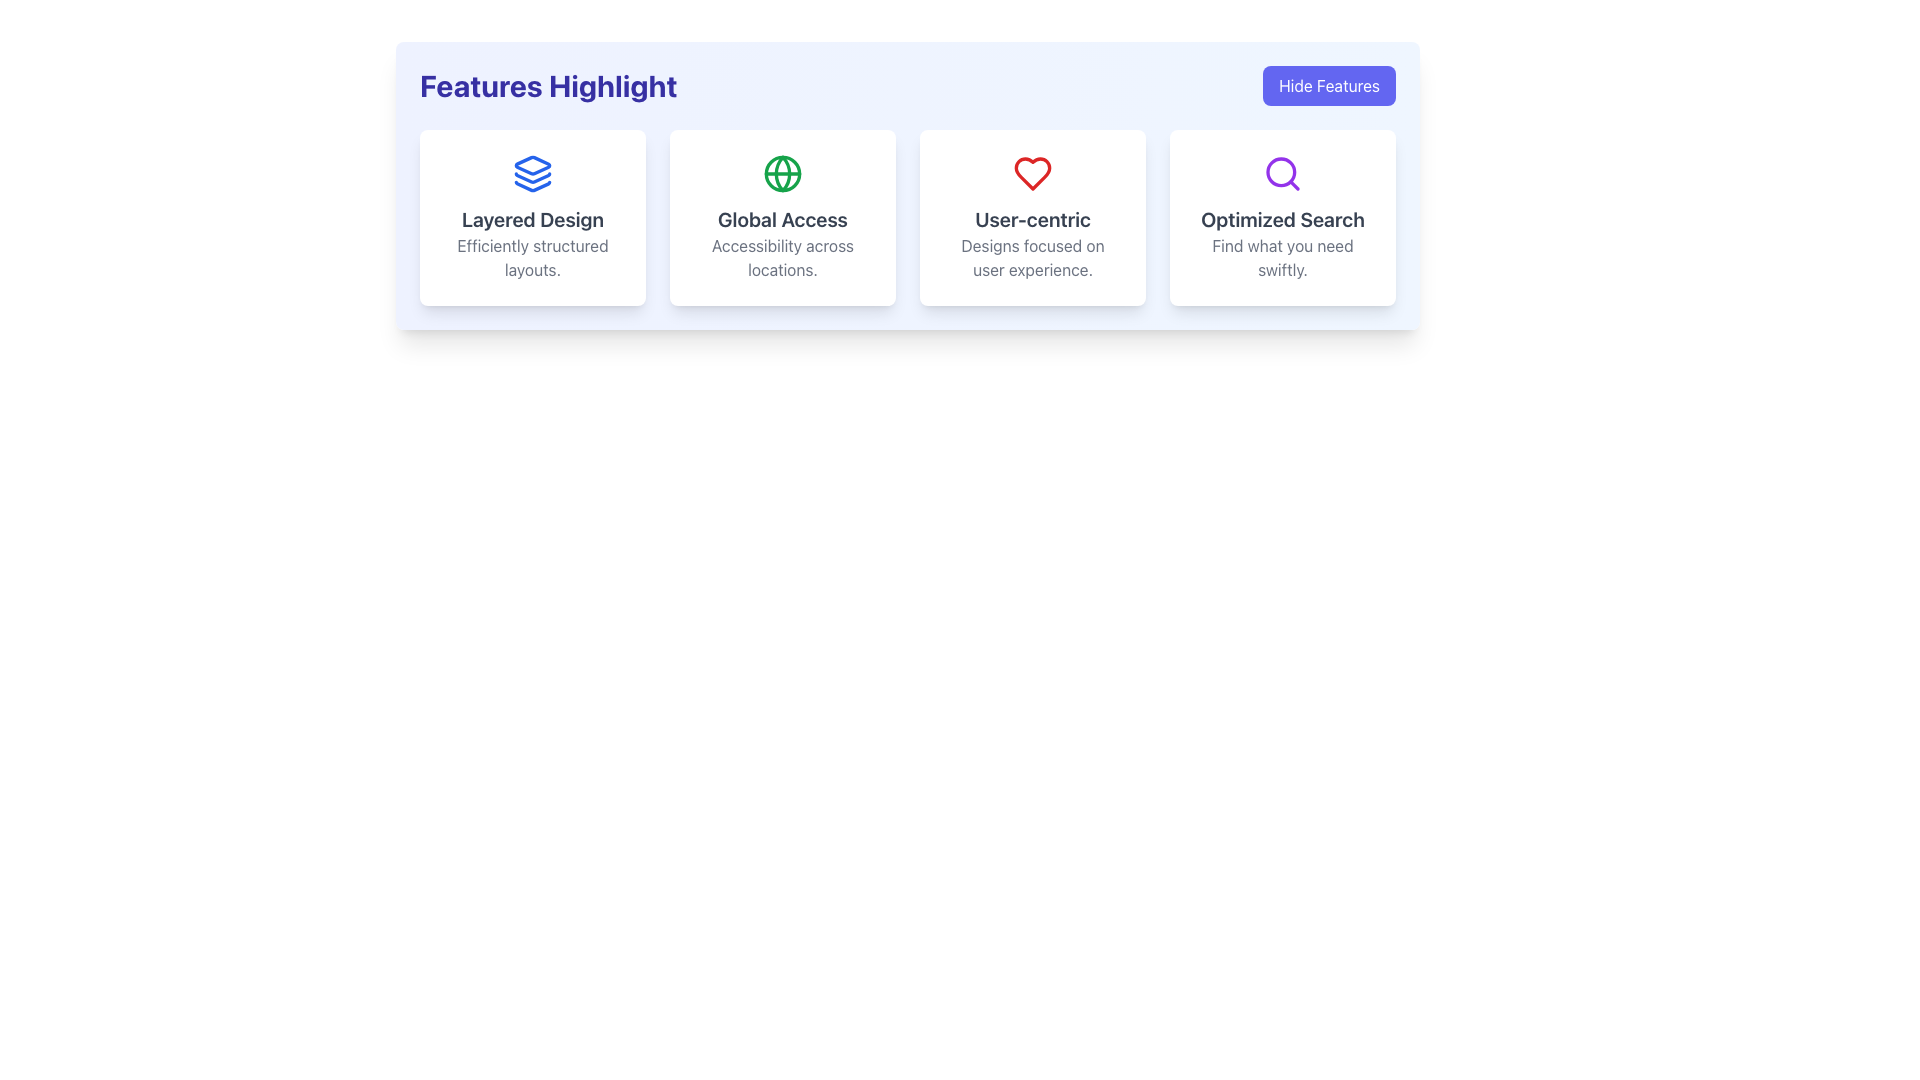 The image size is (1920, 1080). Describe the element at coordinates (532, 219) in the screenshot. I see `text label that identifies the feature or service, which is located in the upper-left section of its card, directly below a blue icon in the 'Features Highlight' section` at that location.